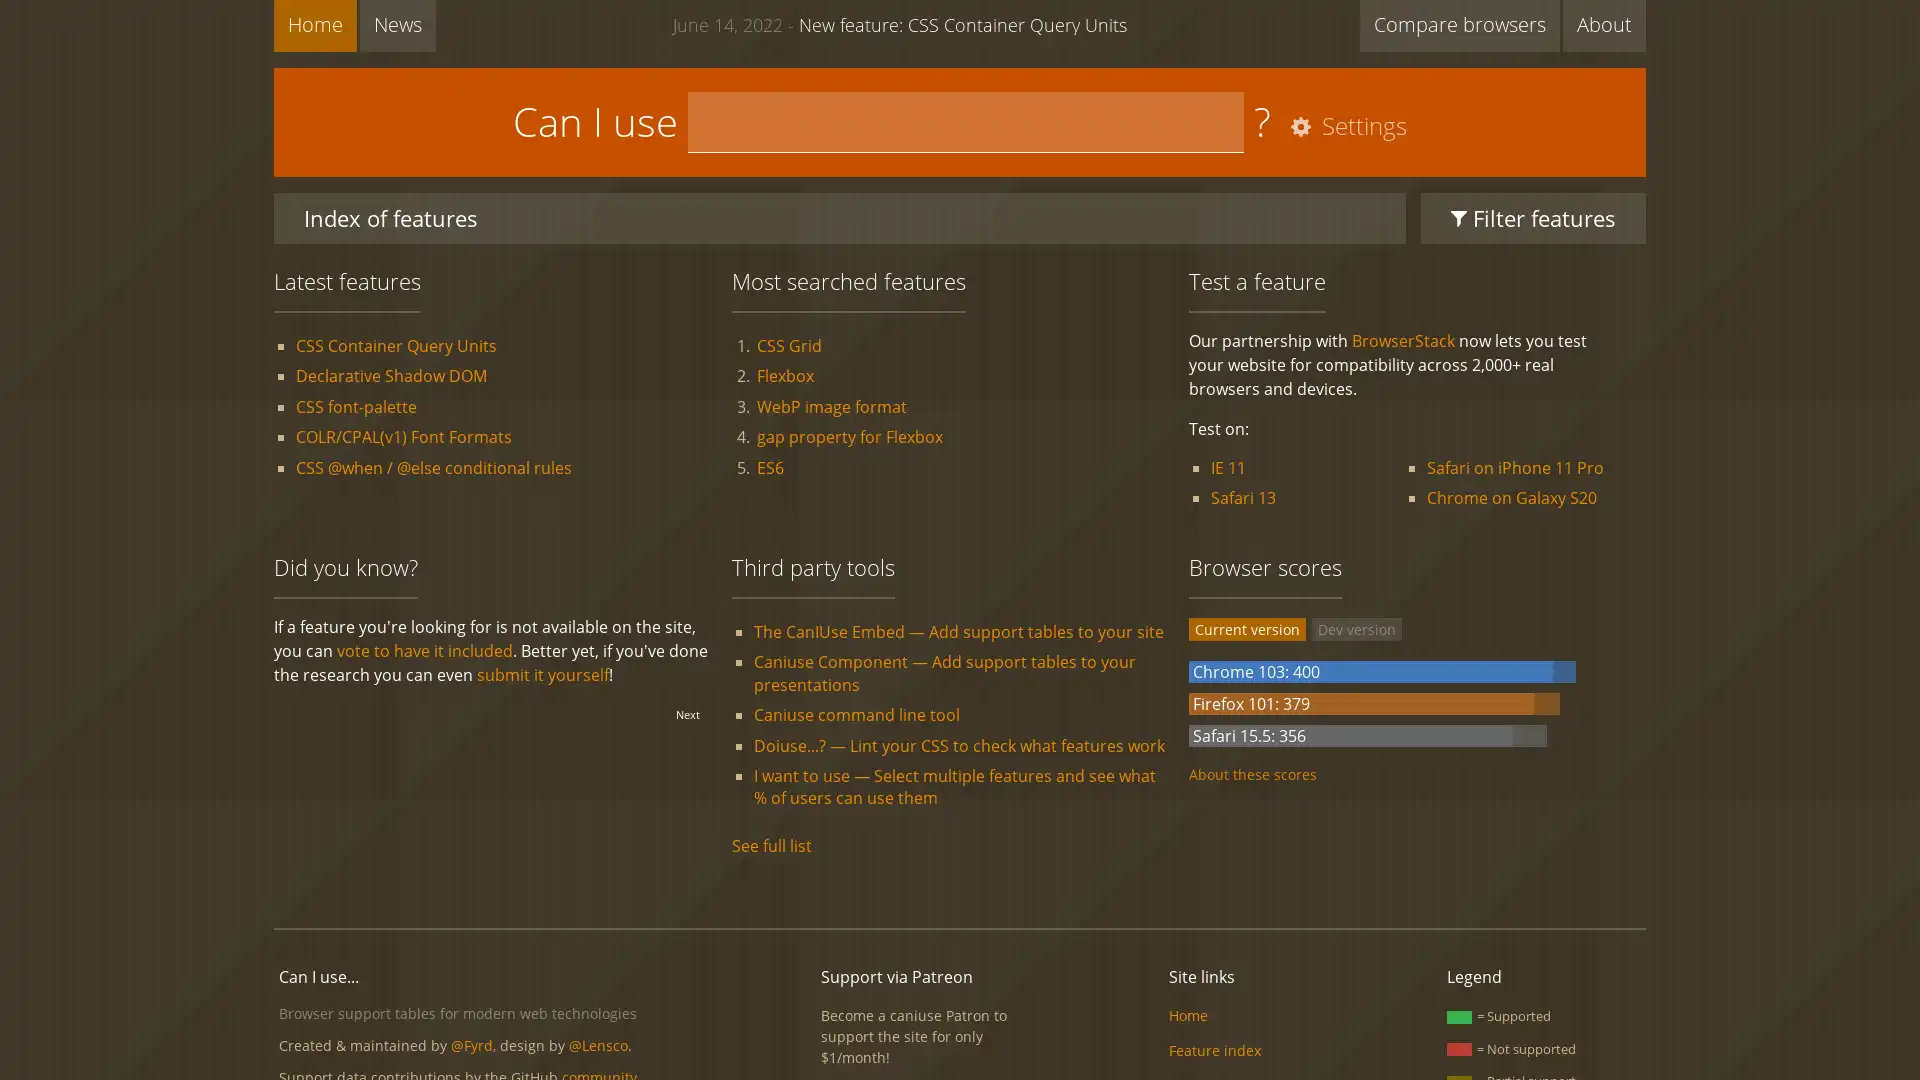  What do you see at coordinates (687, 713) in the screenshot?
I see `Next` at bounding box center [687, 713].